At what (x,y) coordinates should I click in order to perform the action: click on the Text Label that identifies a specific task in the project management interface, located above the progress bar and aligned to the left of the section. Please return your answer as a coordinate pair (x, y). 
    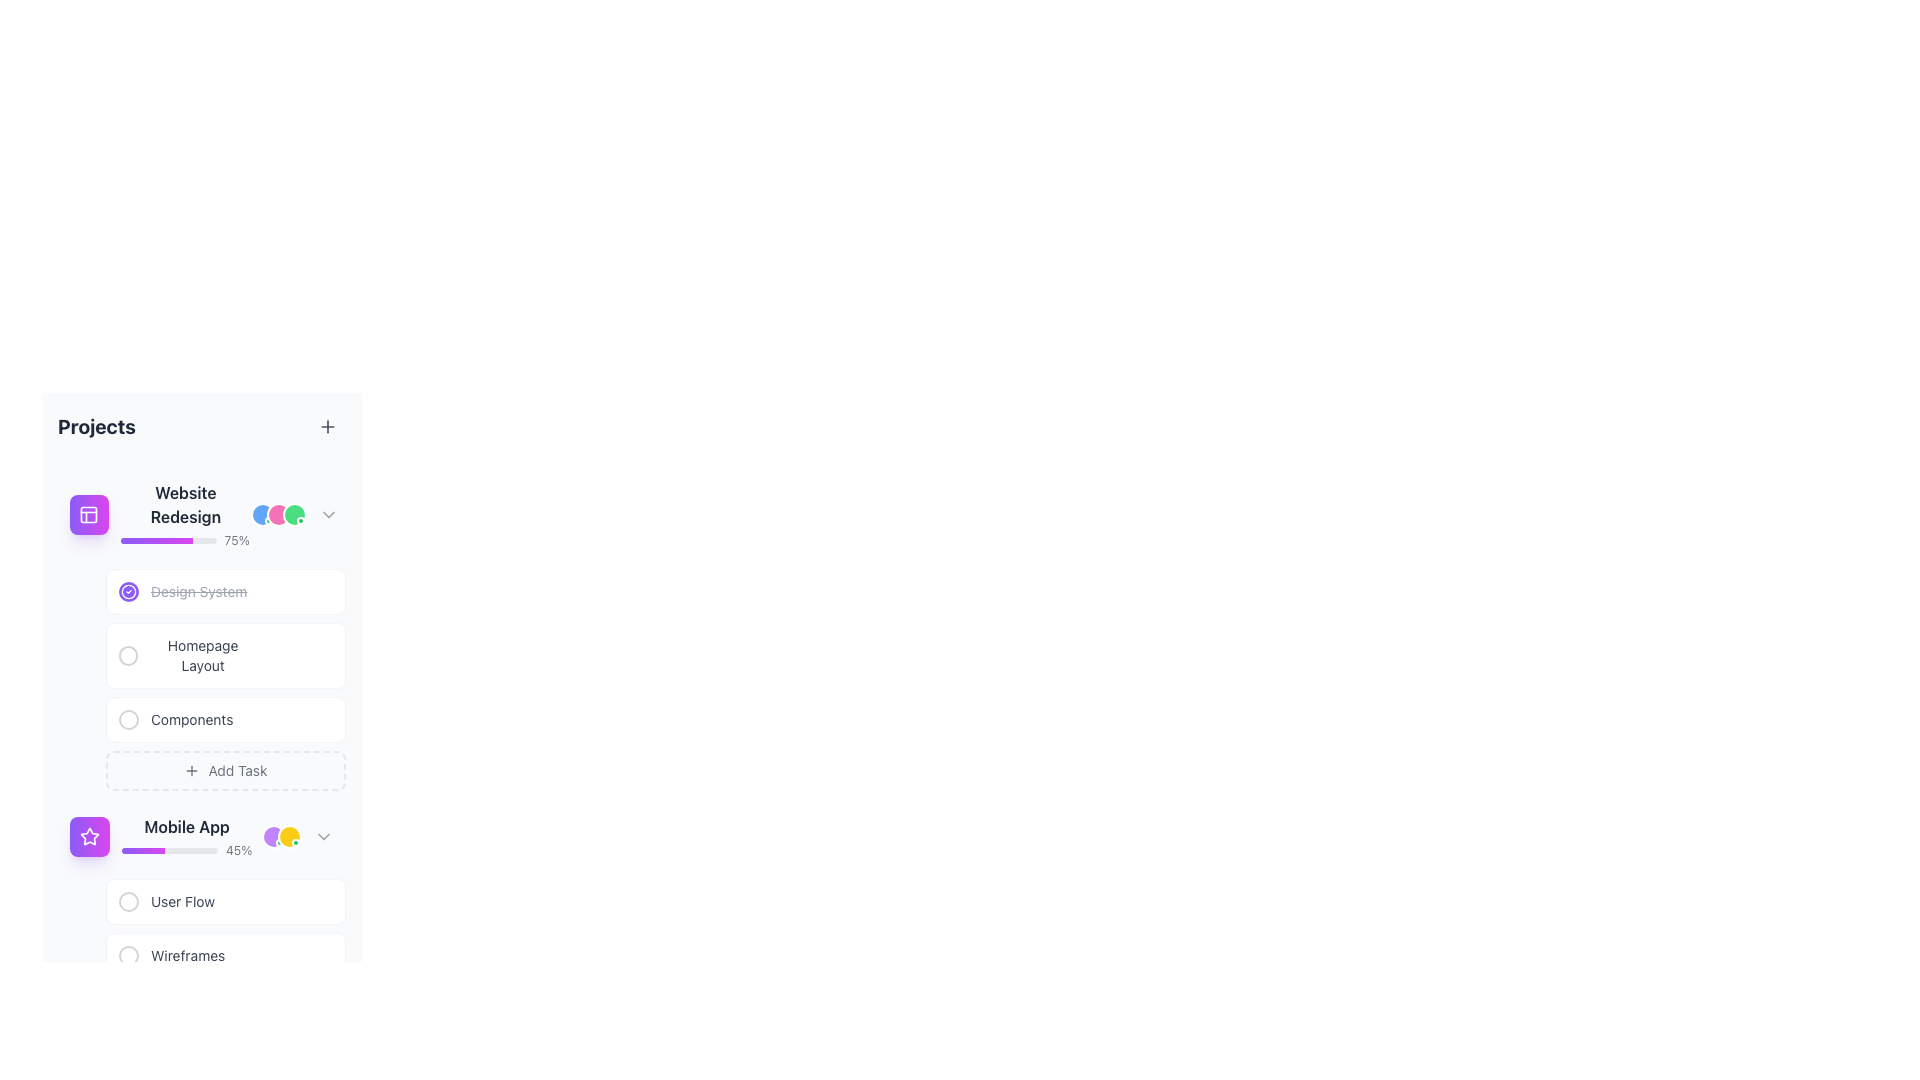
    Looking at the image, I should click on (187, 826).